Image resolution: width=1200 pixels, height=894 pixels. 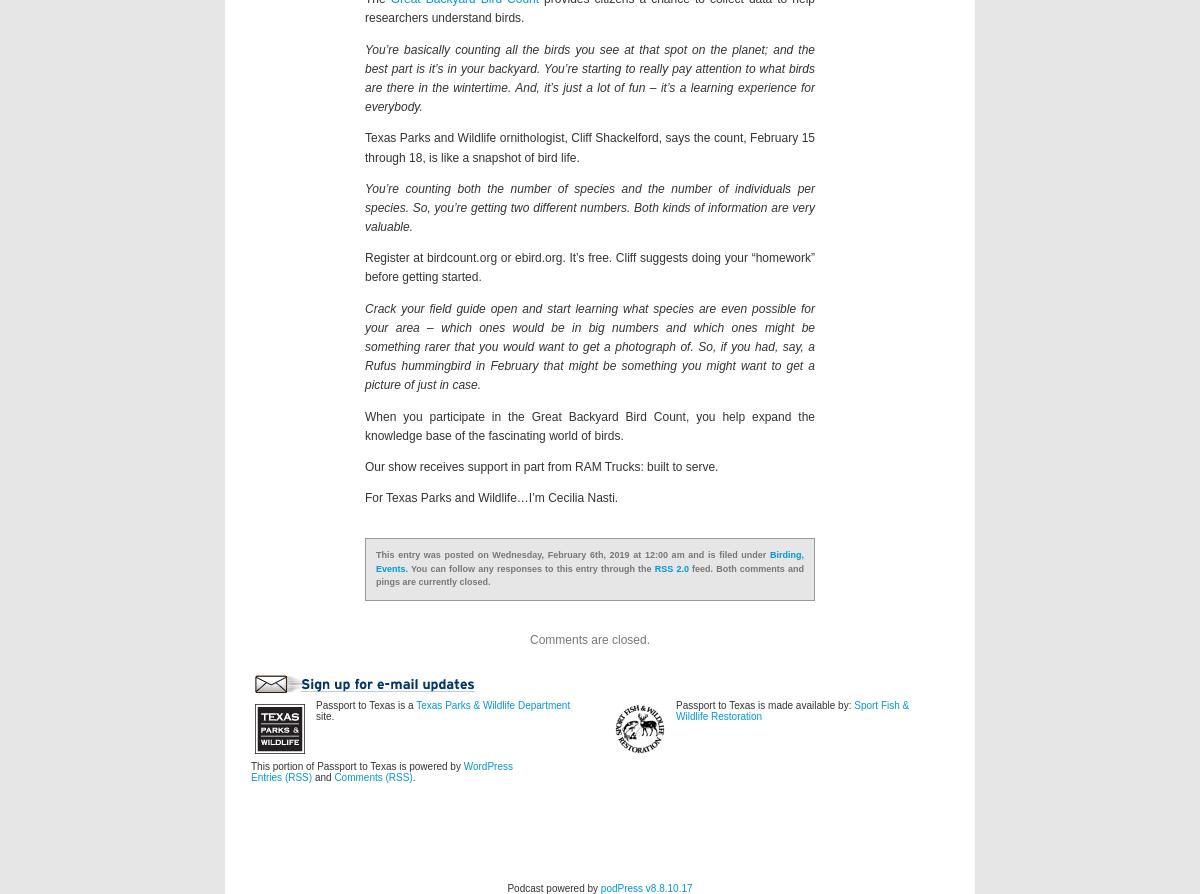 I want to click on 'Comments are closed.', so click(x=588, y=639).